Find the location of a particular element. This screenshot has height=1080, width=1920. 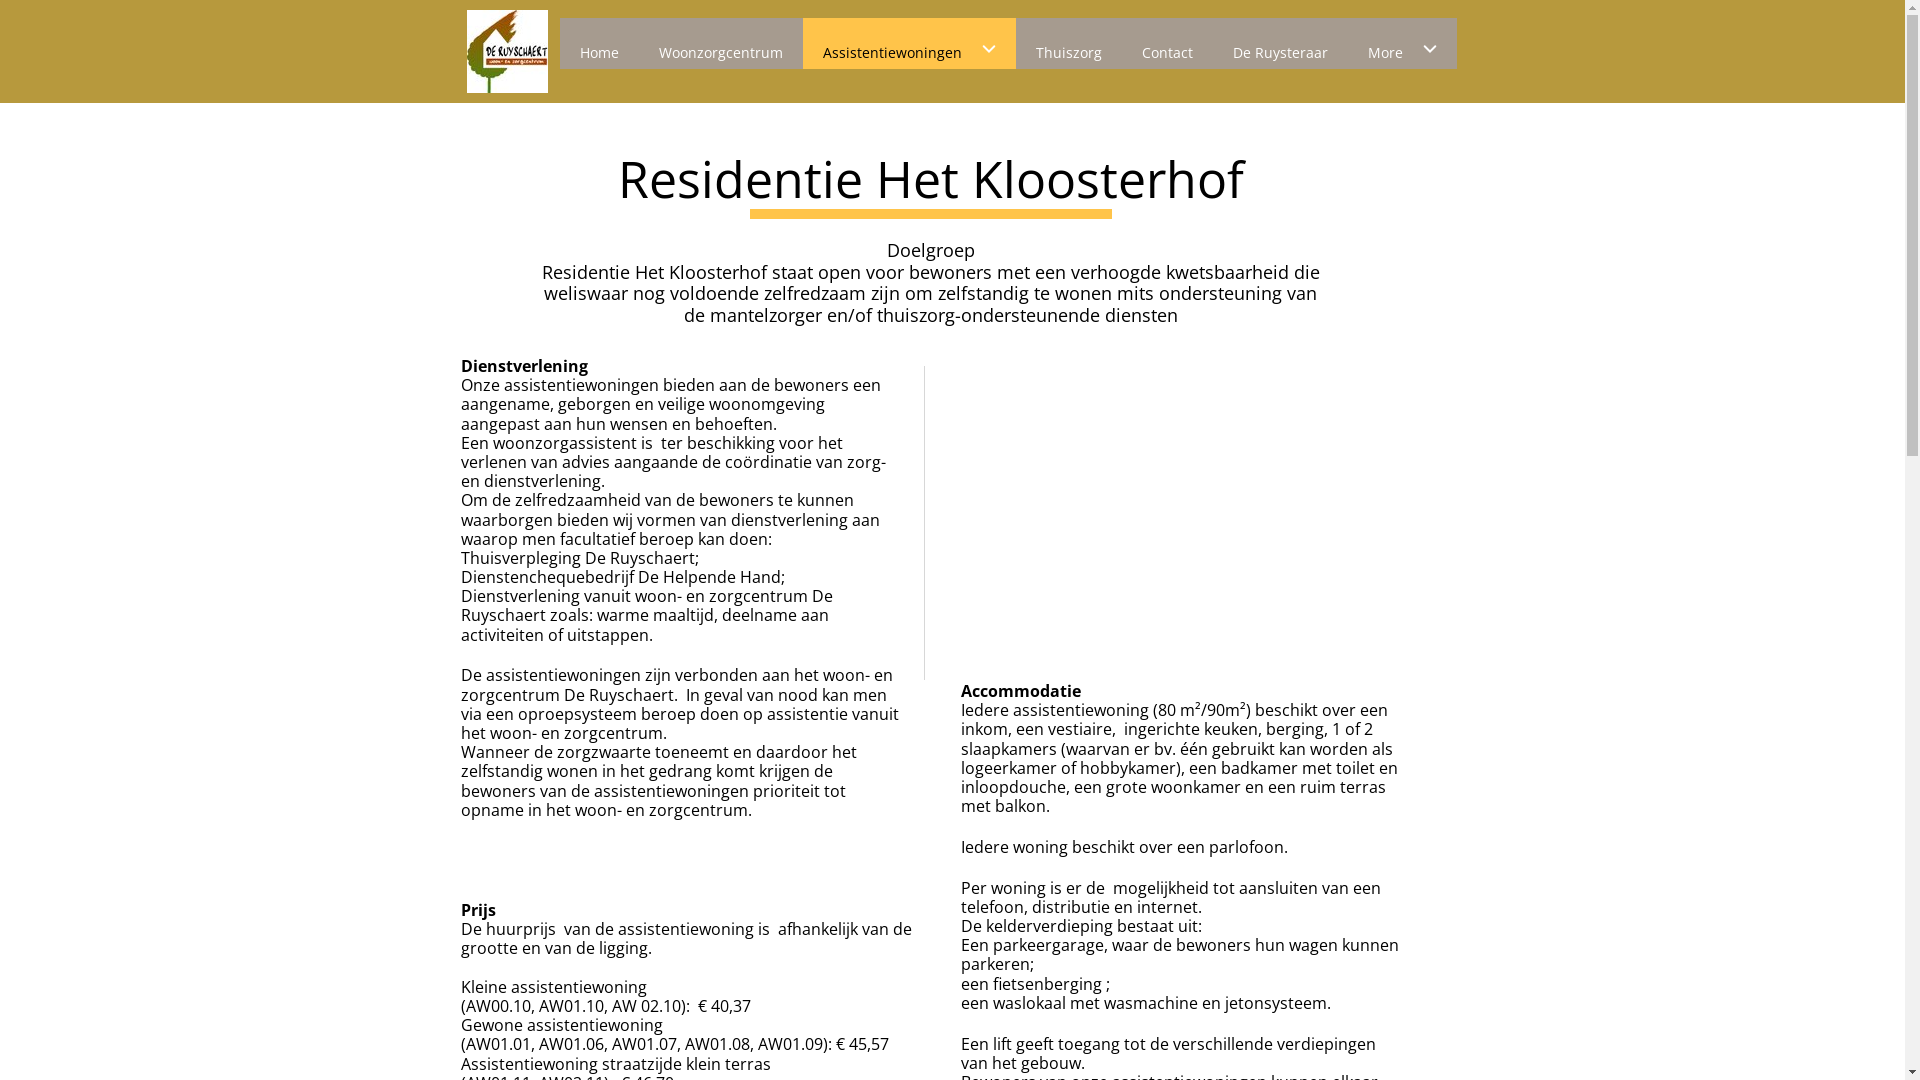

'De Ruysteraar' is located at coordinates (1278, 43).